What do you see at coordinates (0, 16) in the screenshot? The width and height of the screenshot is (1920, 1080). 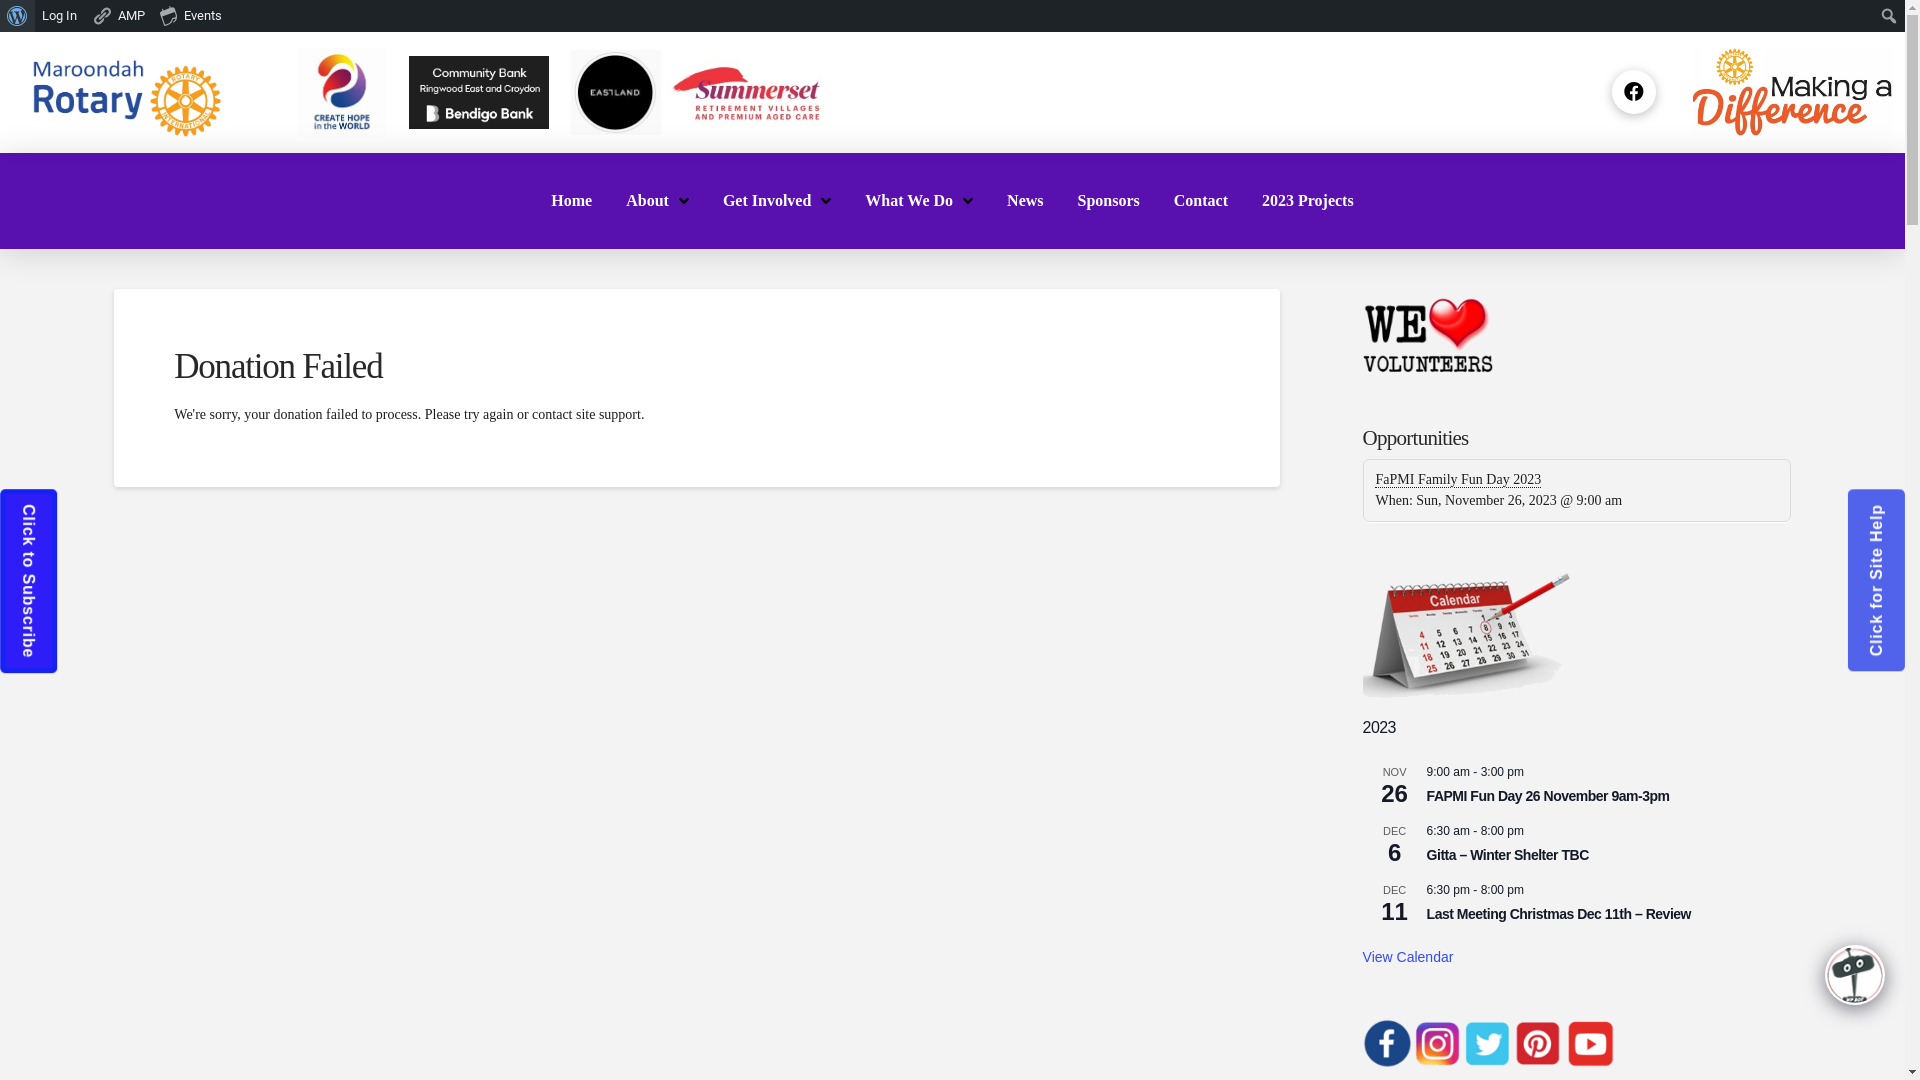 I see `'Search'` at bounding box center [0, 16].